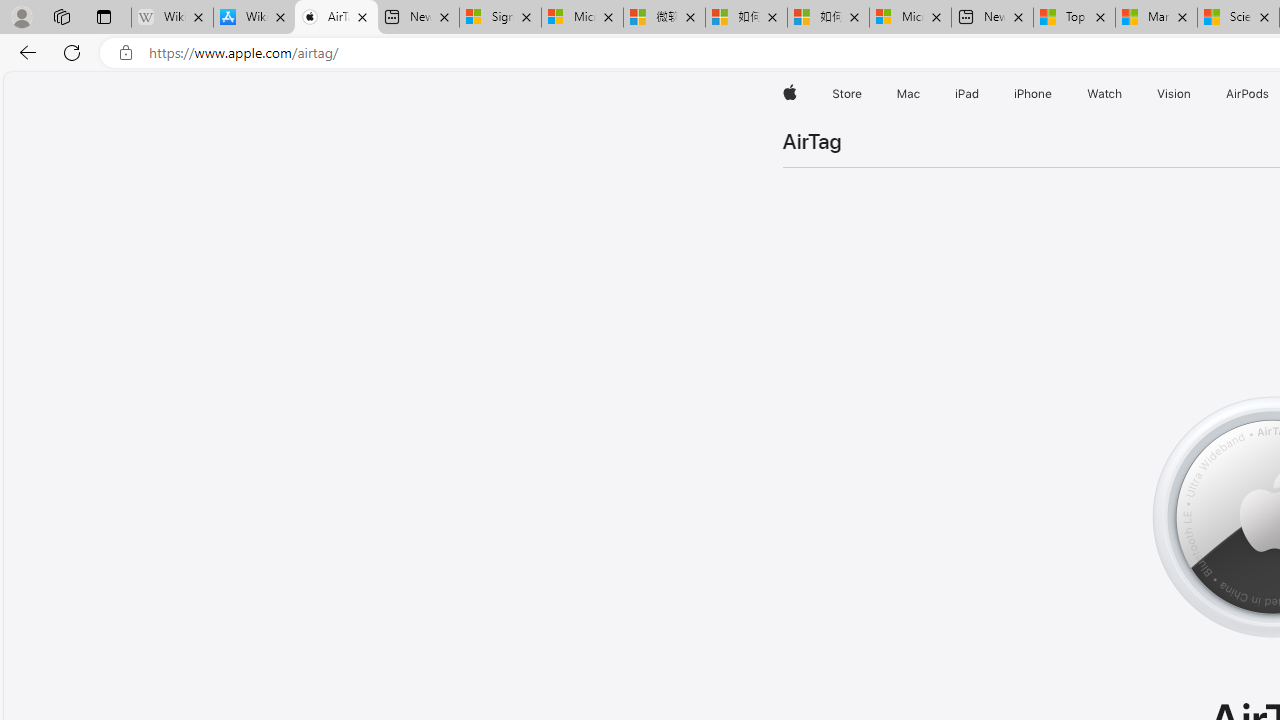 The width and height of the screenshot is (1280, 720). What do you see at coordinates (1175, 93) in the screenshot?
I see `'Vision'` at bounding box center [1175, 93].